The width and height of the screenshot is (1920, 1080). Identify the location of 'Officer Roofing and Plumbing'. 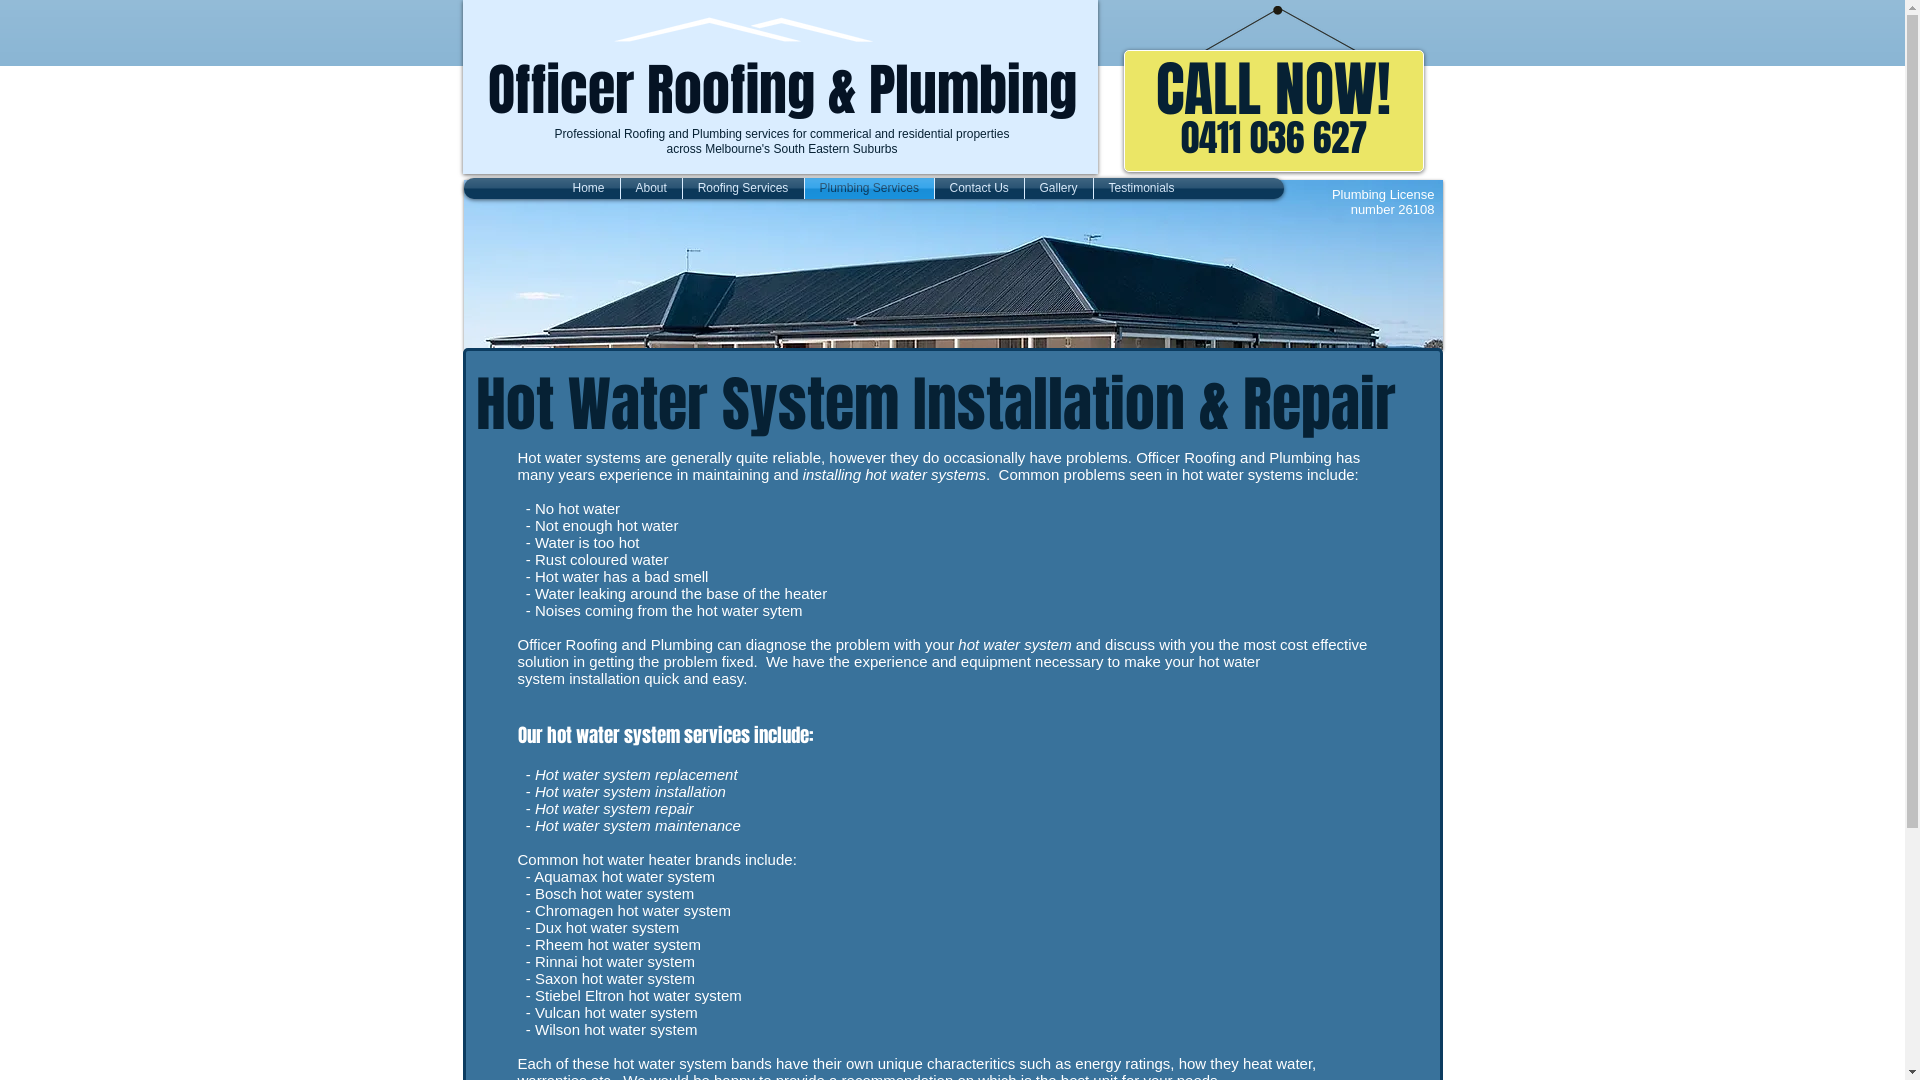
(744, 34).